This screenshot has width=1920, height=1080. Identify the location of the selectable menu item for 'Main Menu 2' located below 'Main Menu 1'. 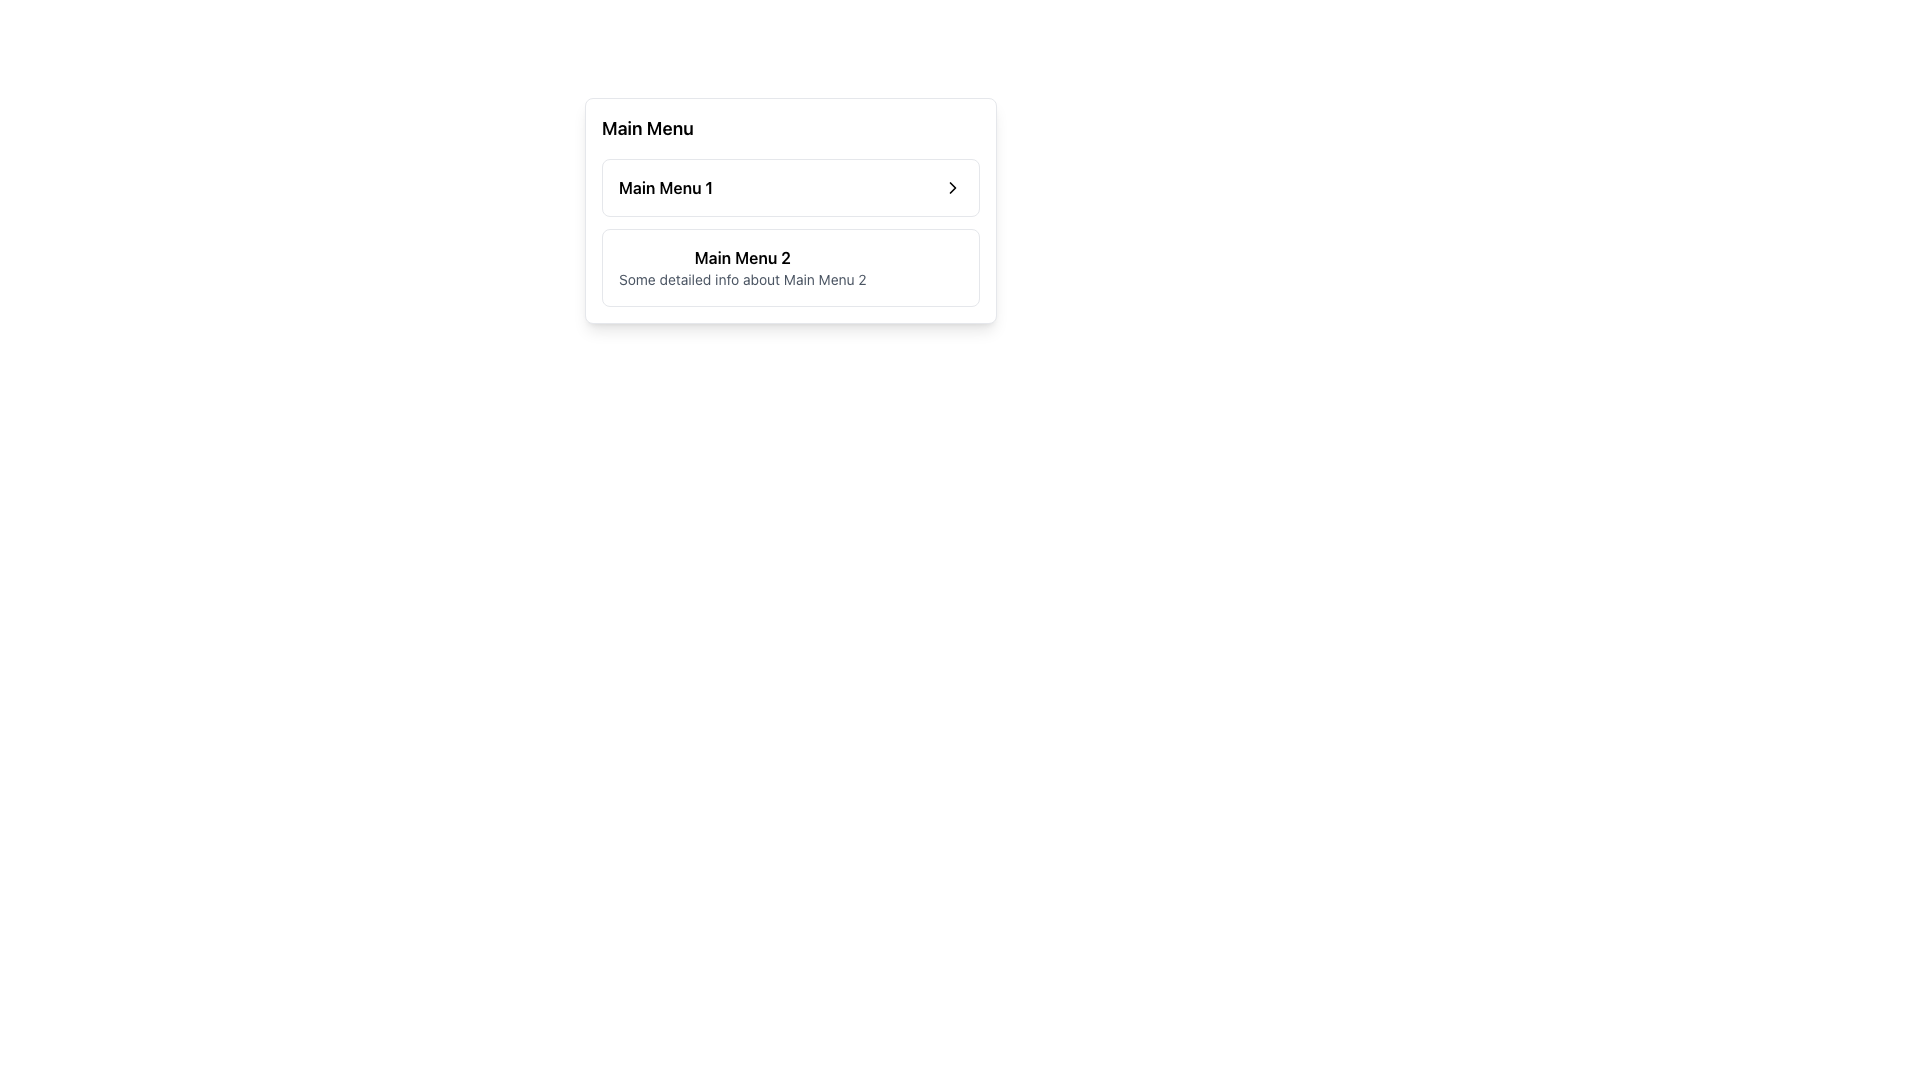
(790, 231).